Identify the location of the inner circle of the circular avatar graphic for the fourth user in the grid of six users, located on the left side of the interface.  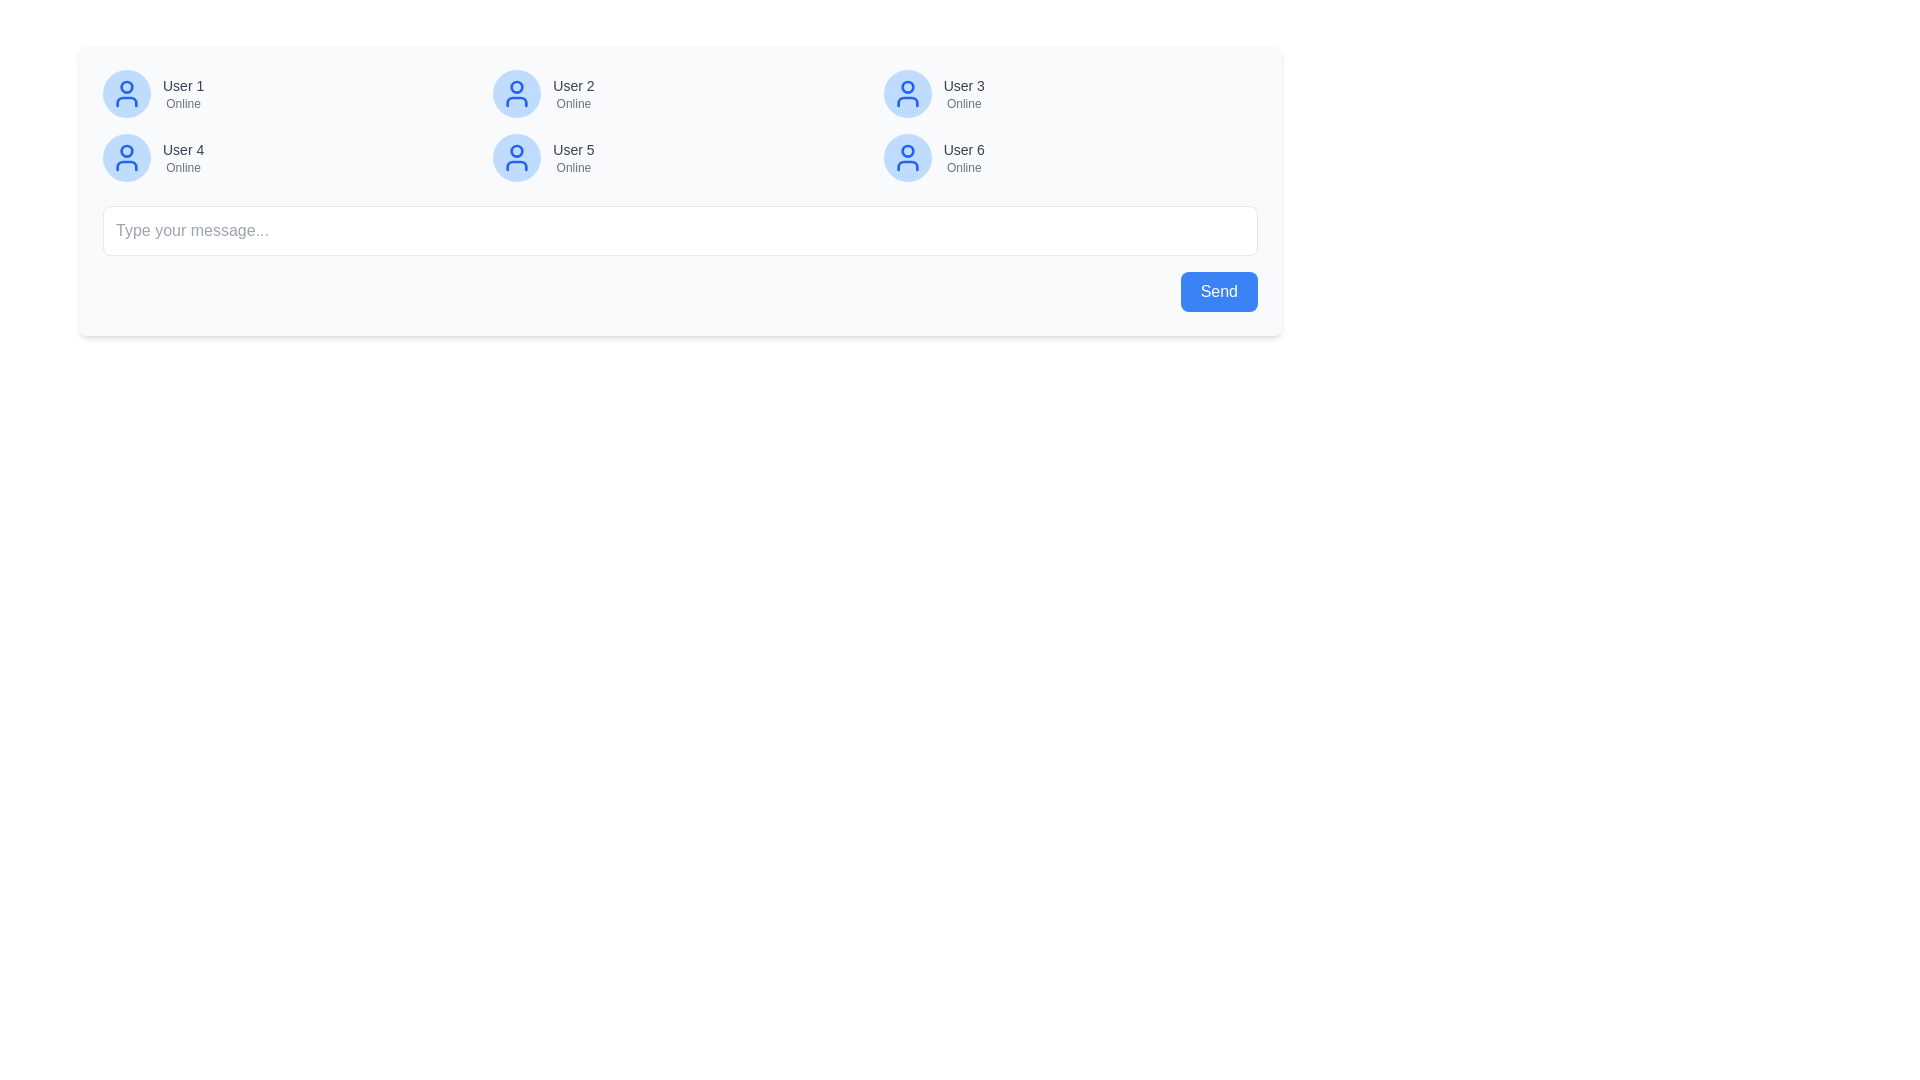
(125, 150).